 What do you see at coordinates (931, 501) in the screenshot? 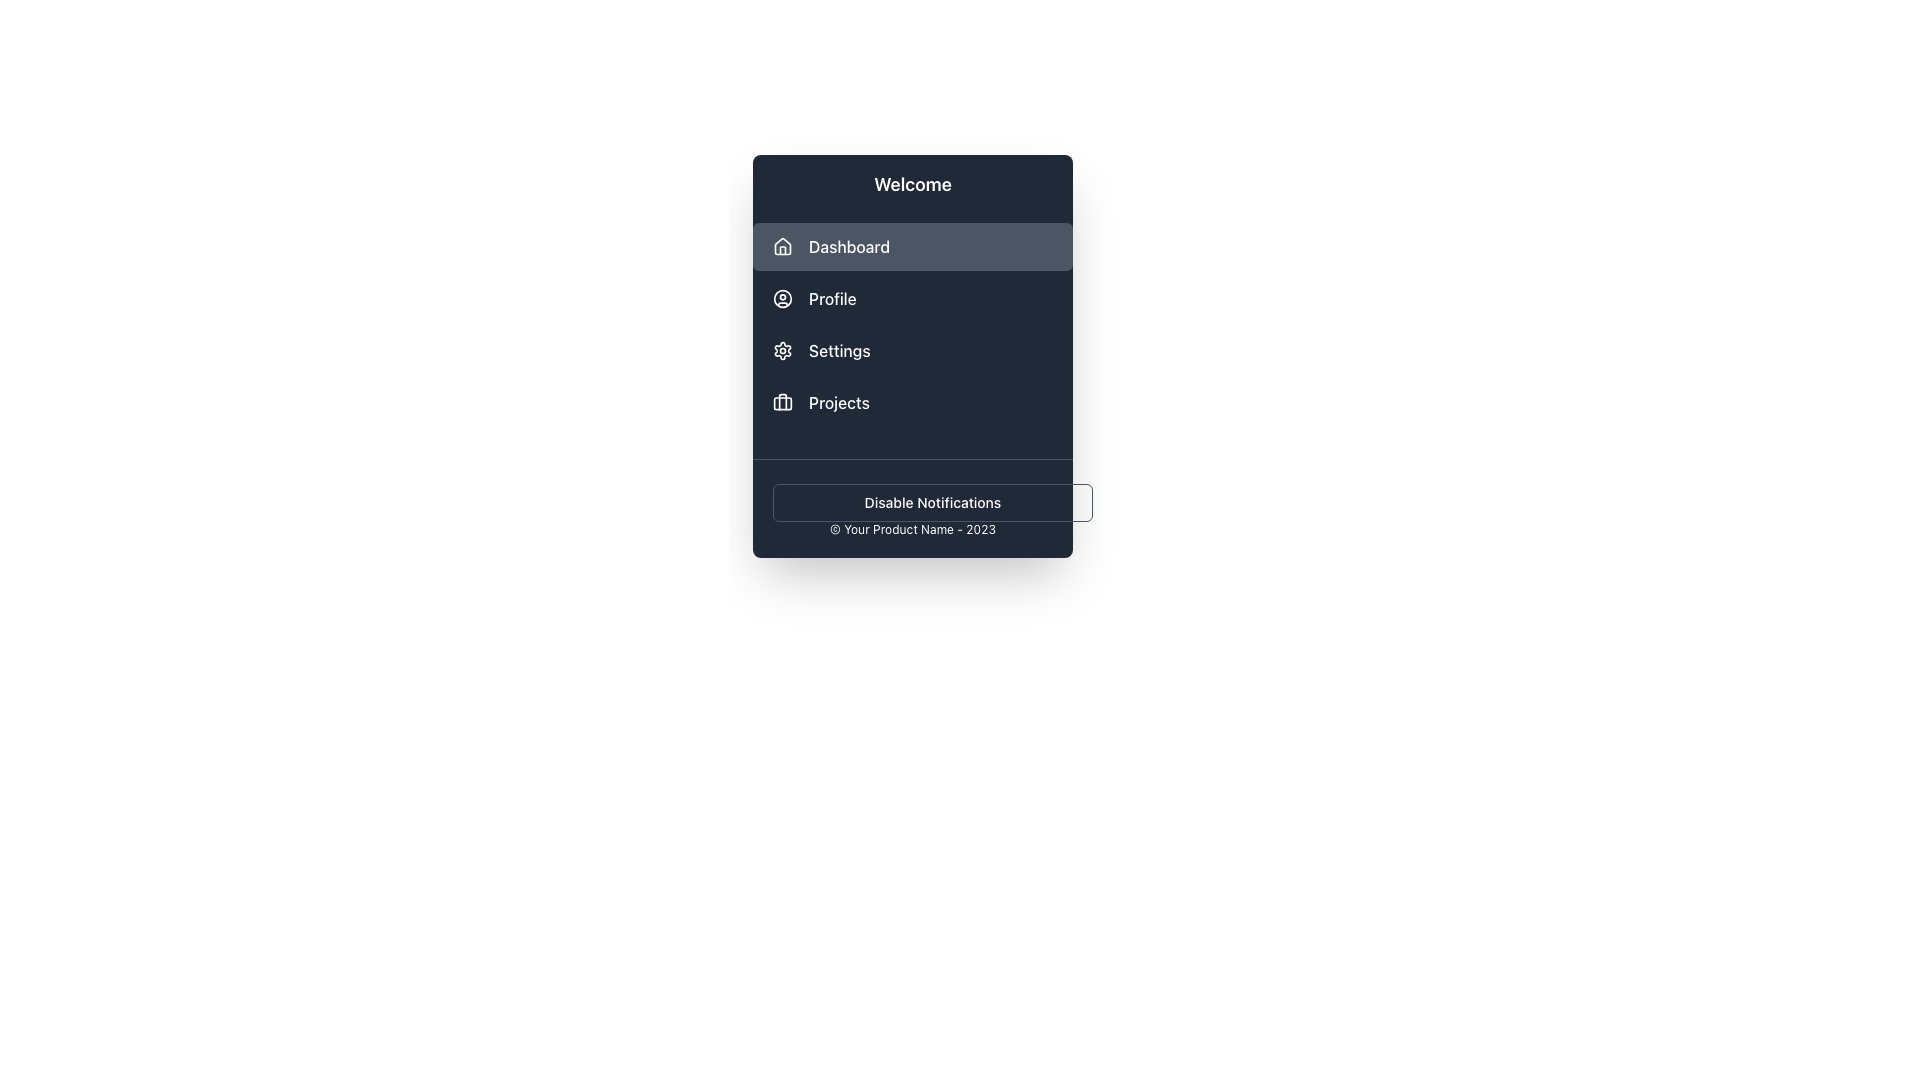
I see `the button located at the bottom of the vertical navigation sidebar` at bounding box center [931, 501].